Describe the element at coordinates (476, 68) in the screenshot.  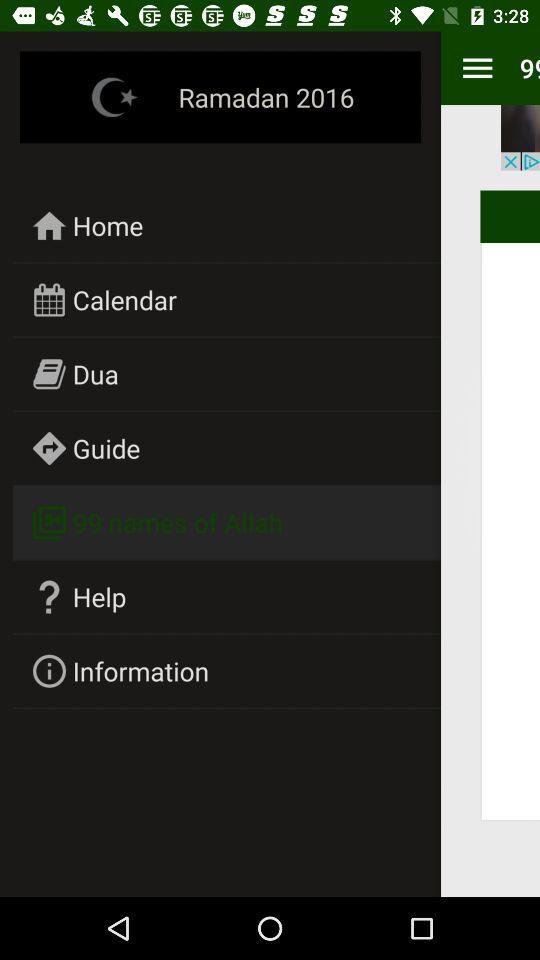
I see `icon next to 99 names of app` at that location.